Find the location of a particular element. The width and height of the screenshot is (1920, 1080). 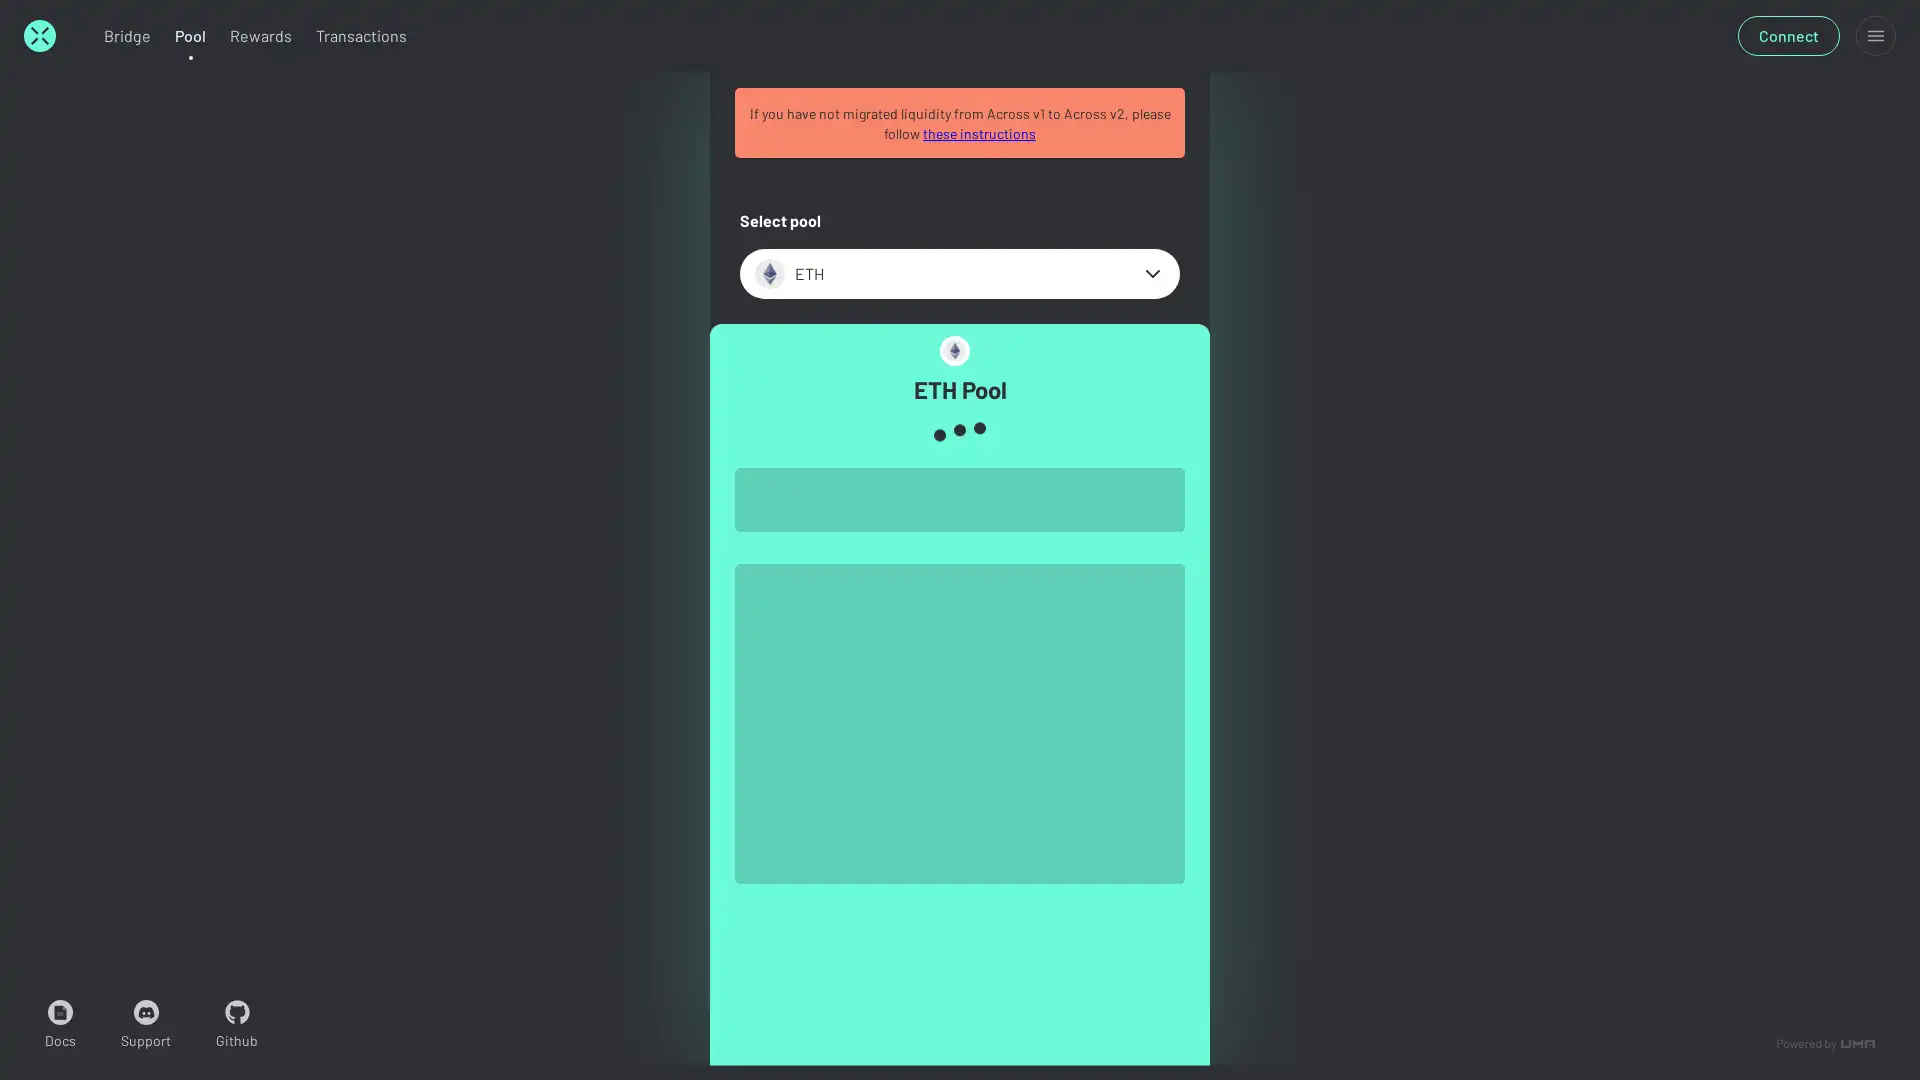

MAX is located at coordinates (808, 858).